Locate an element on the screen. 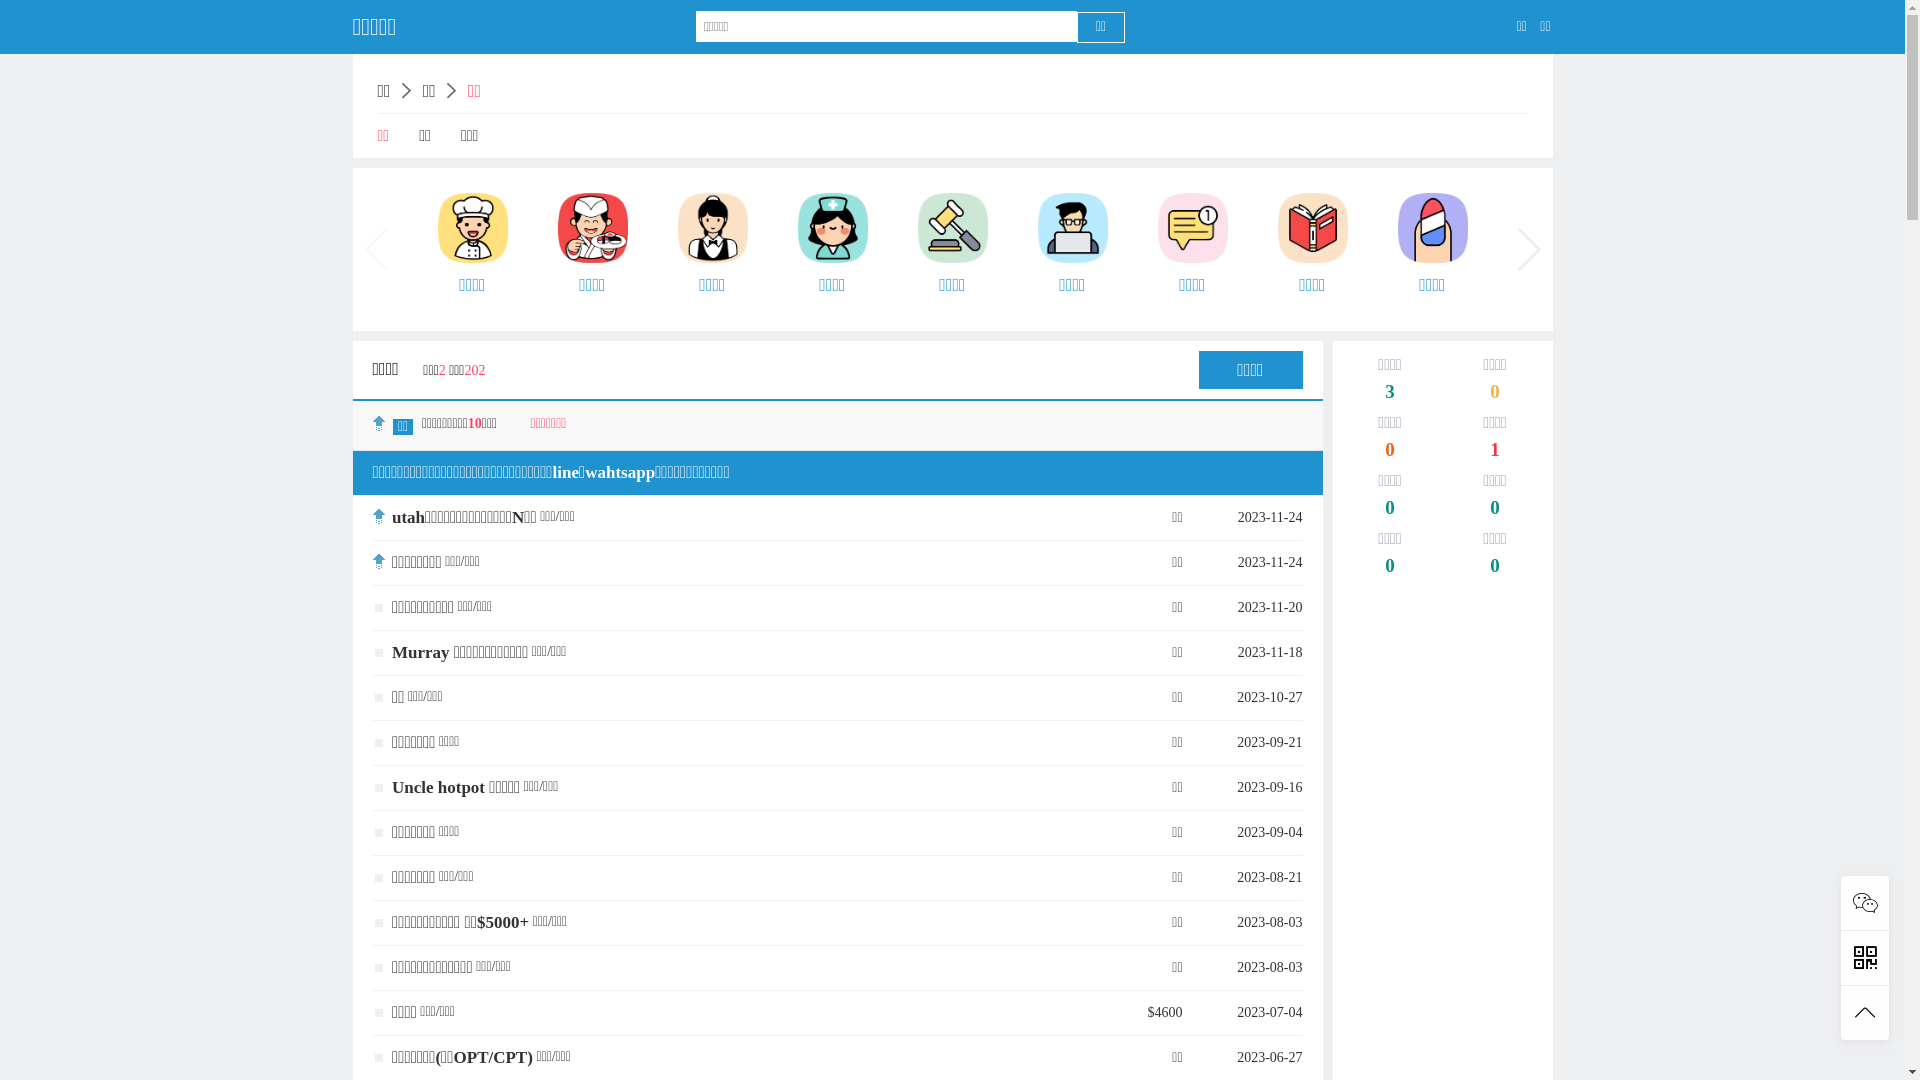 Image resolution: width=1920 pixels, height=1080 pixels. '3' is located at coordinates (1389, 393).